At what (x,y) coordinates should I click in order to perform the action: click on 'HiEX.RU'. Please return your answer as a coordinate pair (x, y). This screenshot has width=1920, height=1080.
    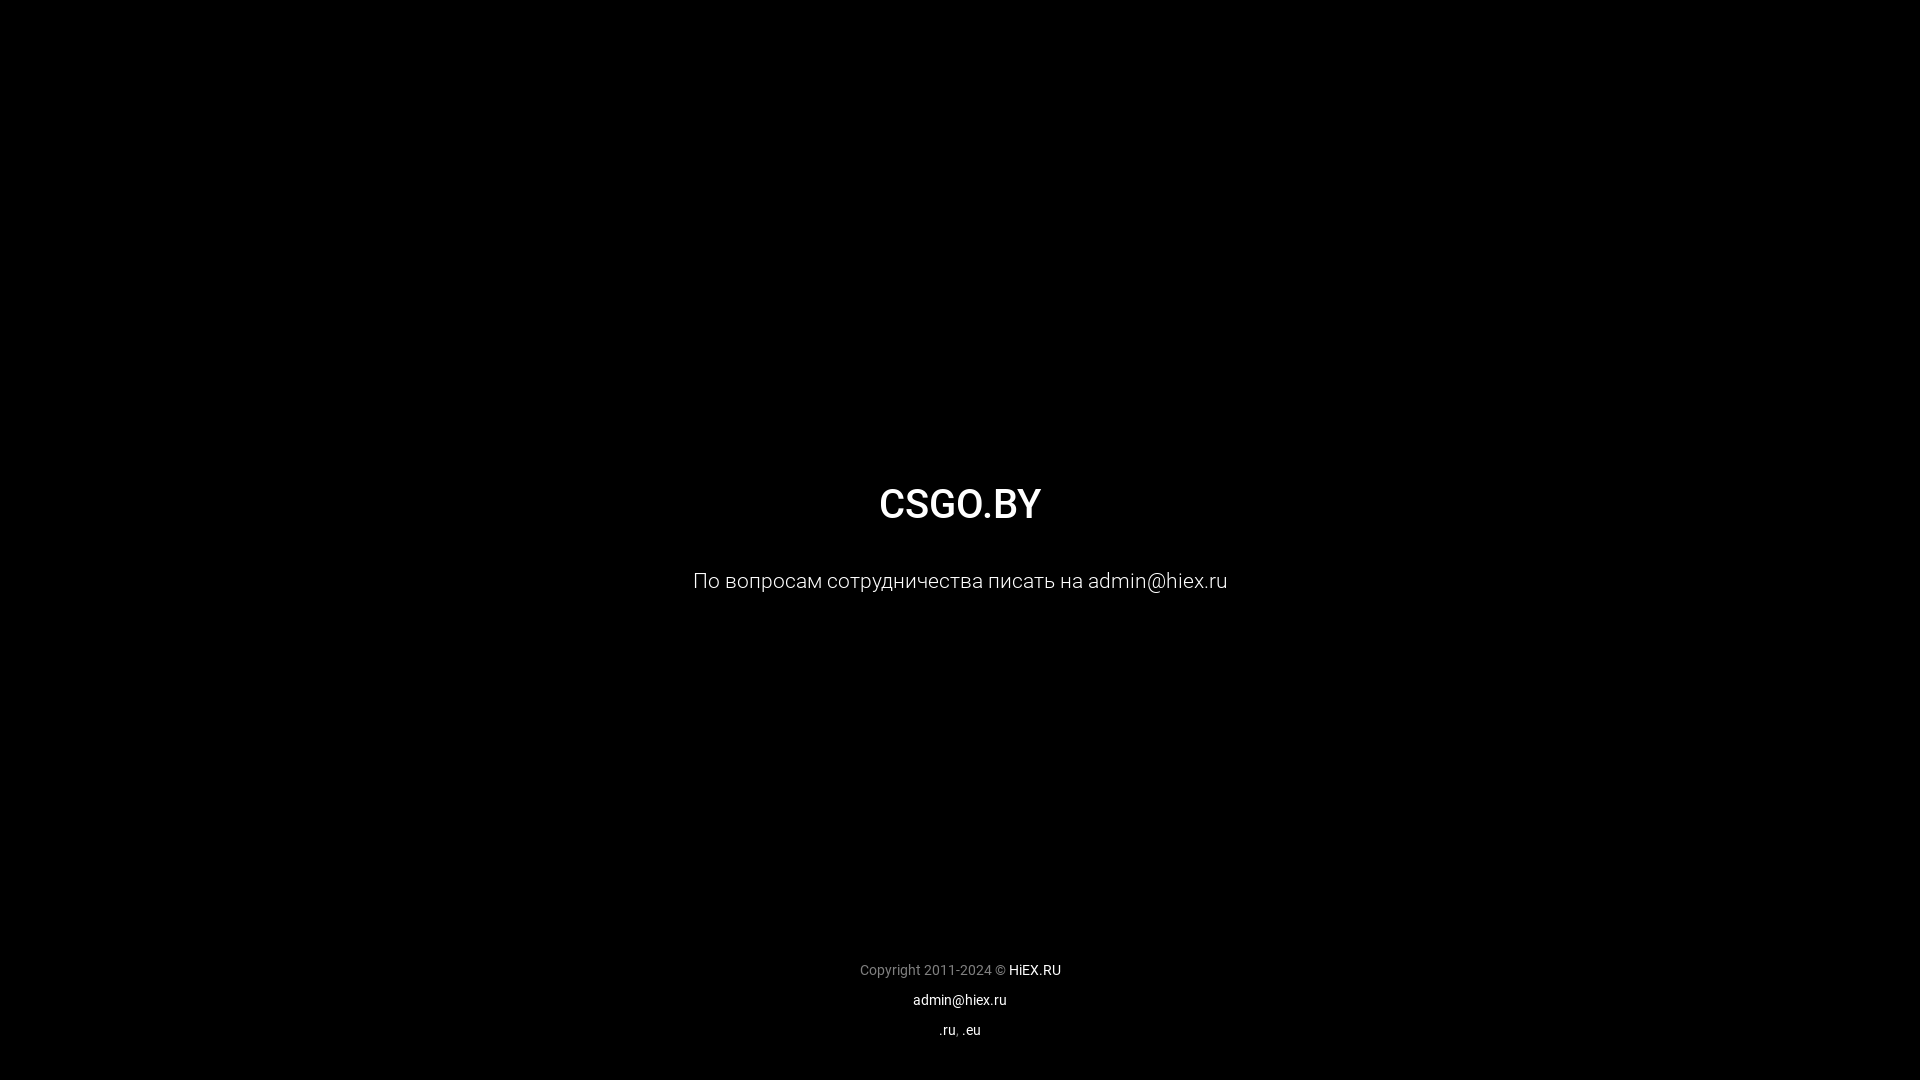
    Looking at the image, I should click on (1033, 968).